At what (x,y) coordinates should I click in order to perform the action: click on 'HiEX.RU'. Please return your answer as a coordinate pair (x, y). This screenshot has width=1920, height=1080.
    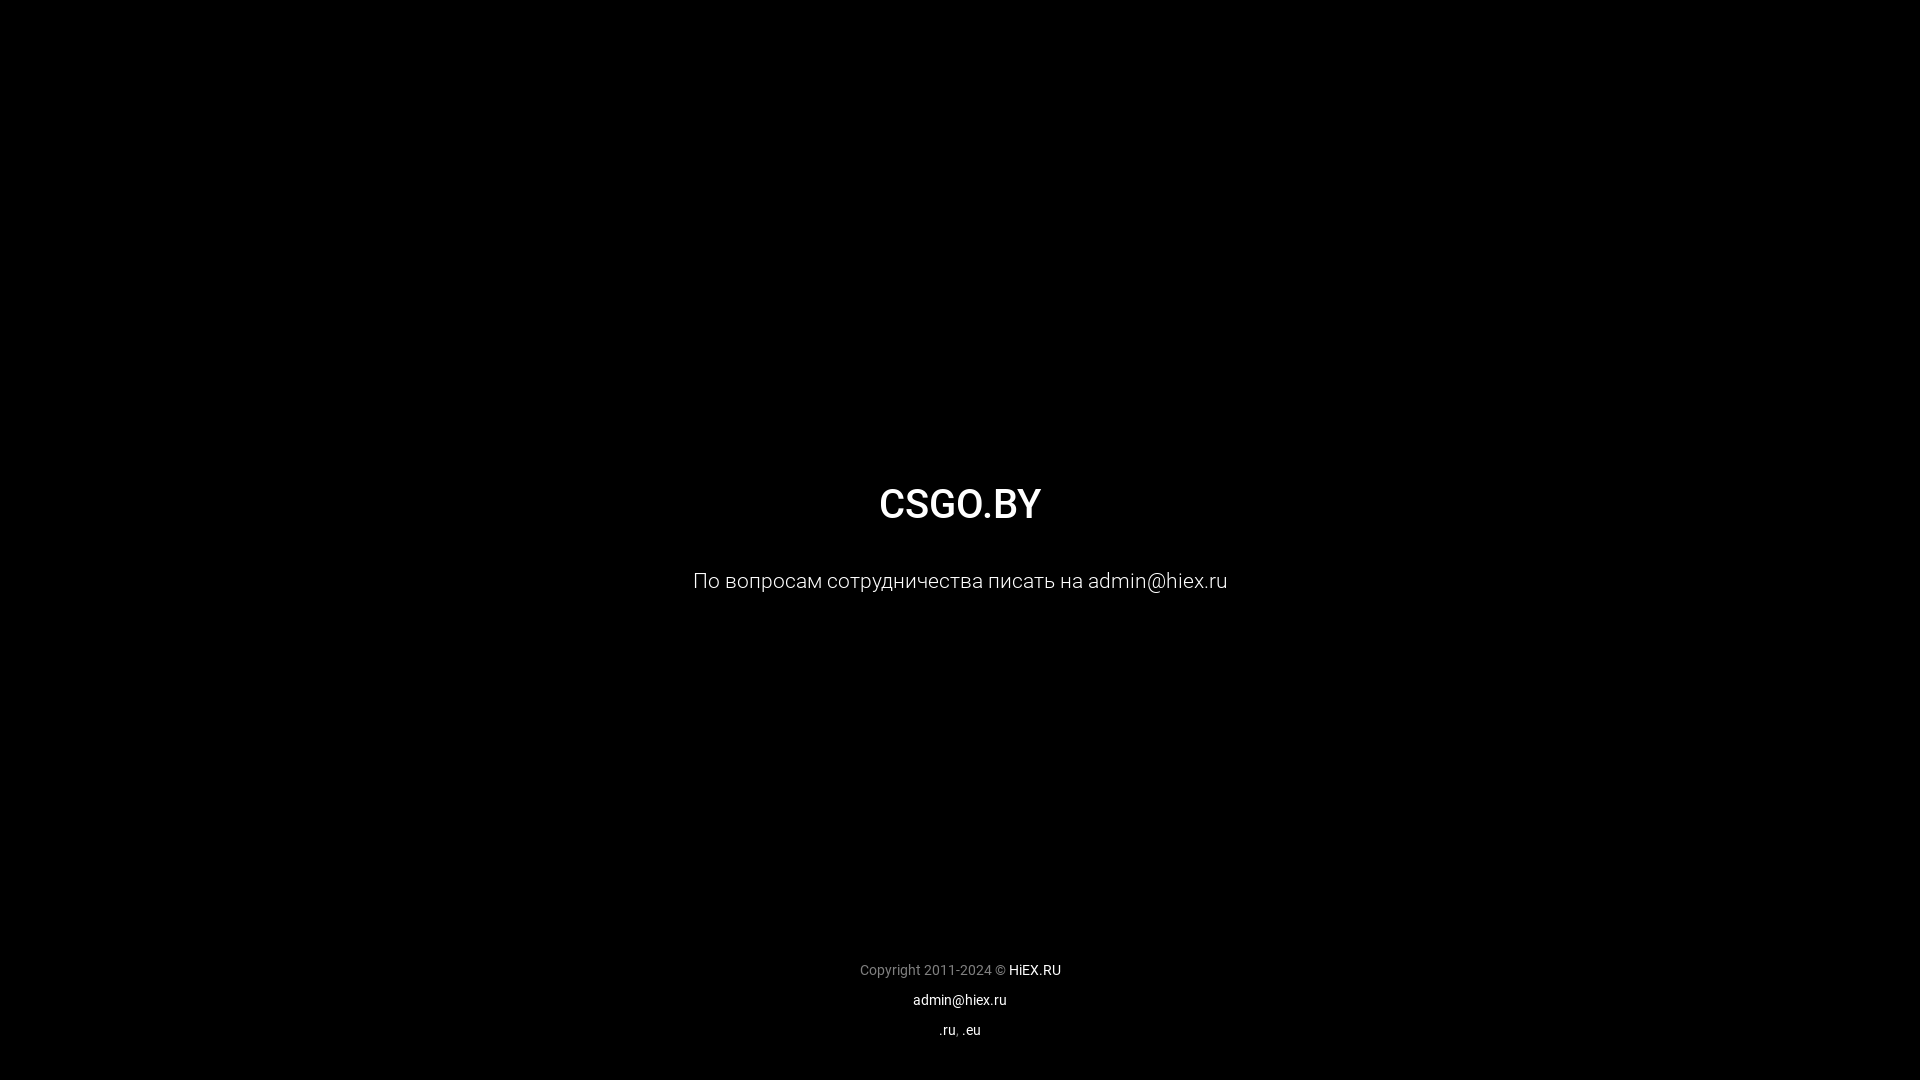
    Looking at the image, I should click on (1033, 968).